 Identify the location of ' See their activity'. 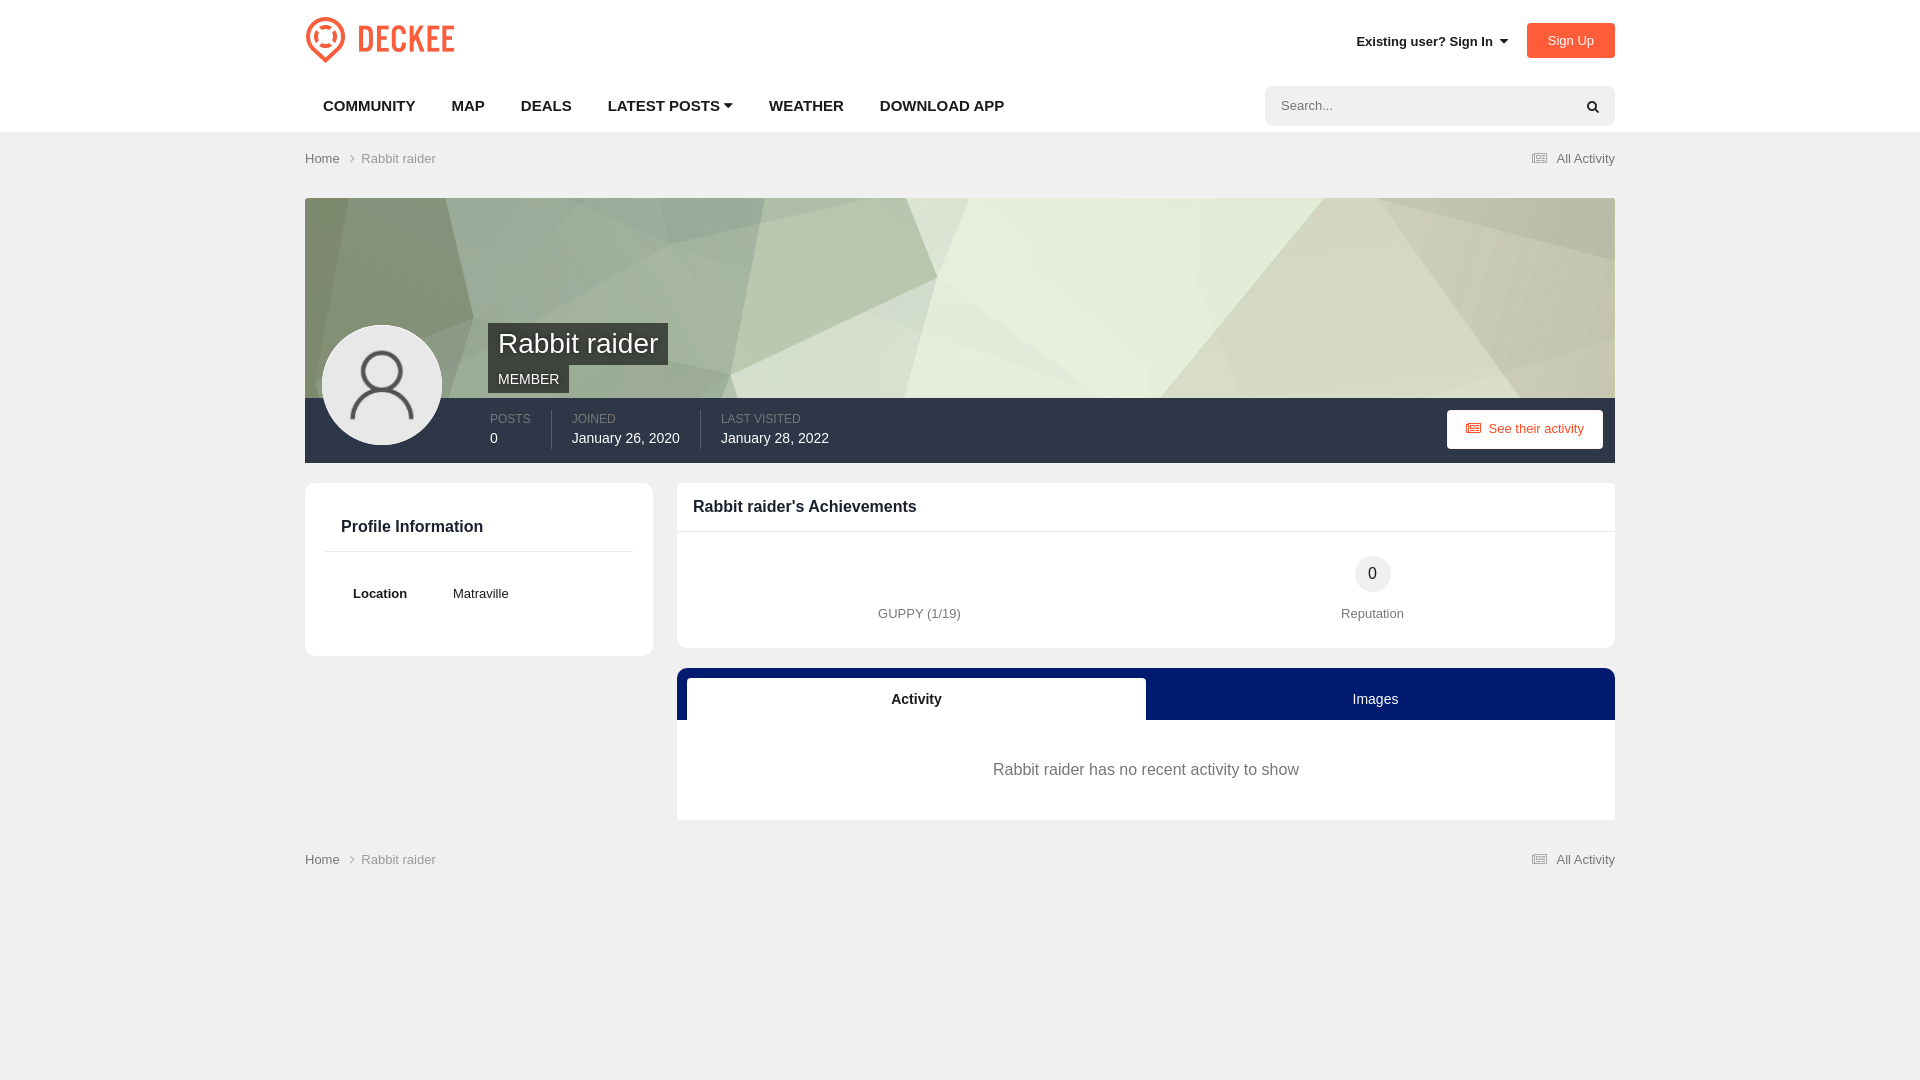
(1524, 428).